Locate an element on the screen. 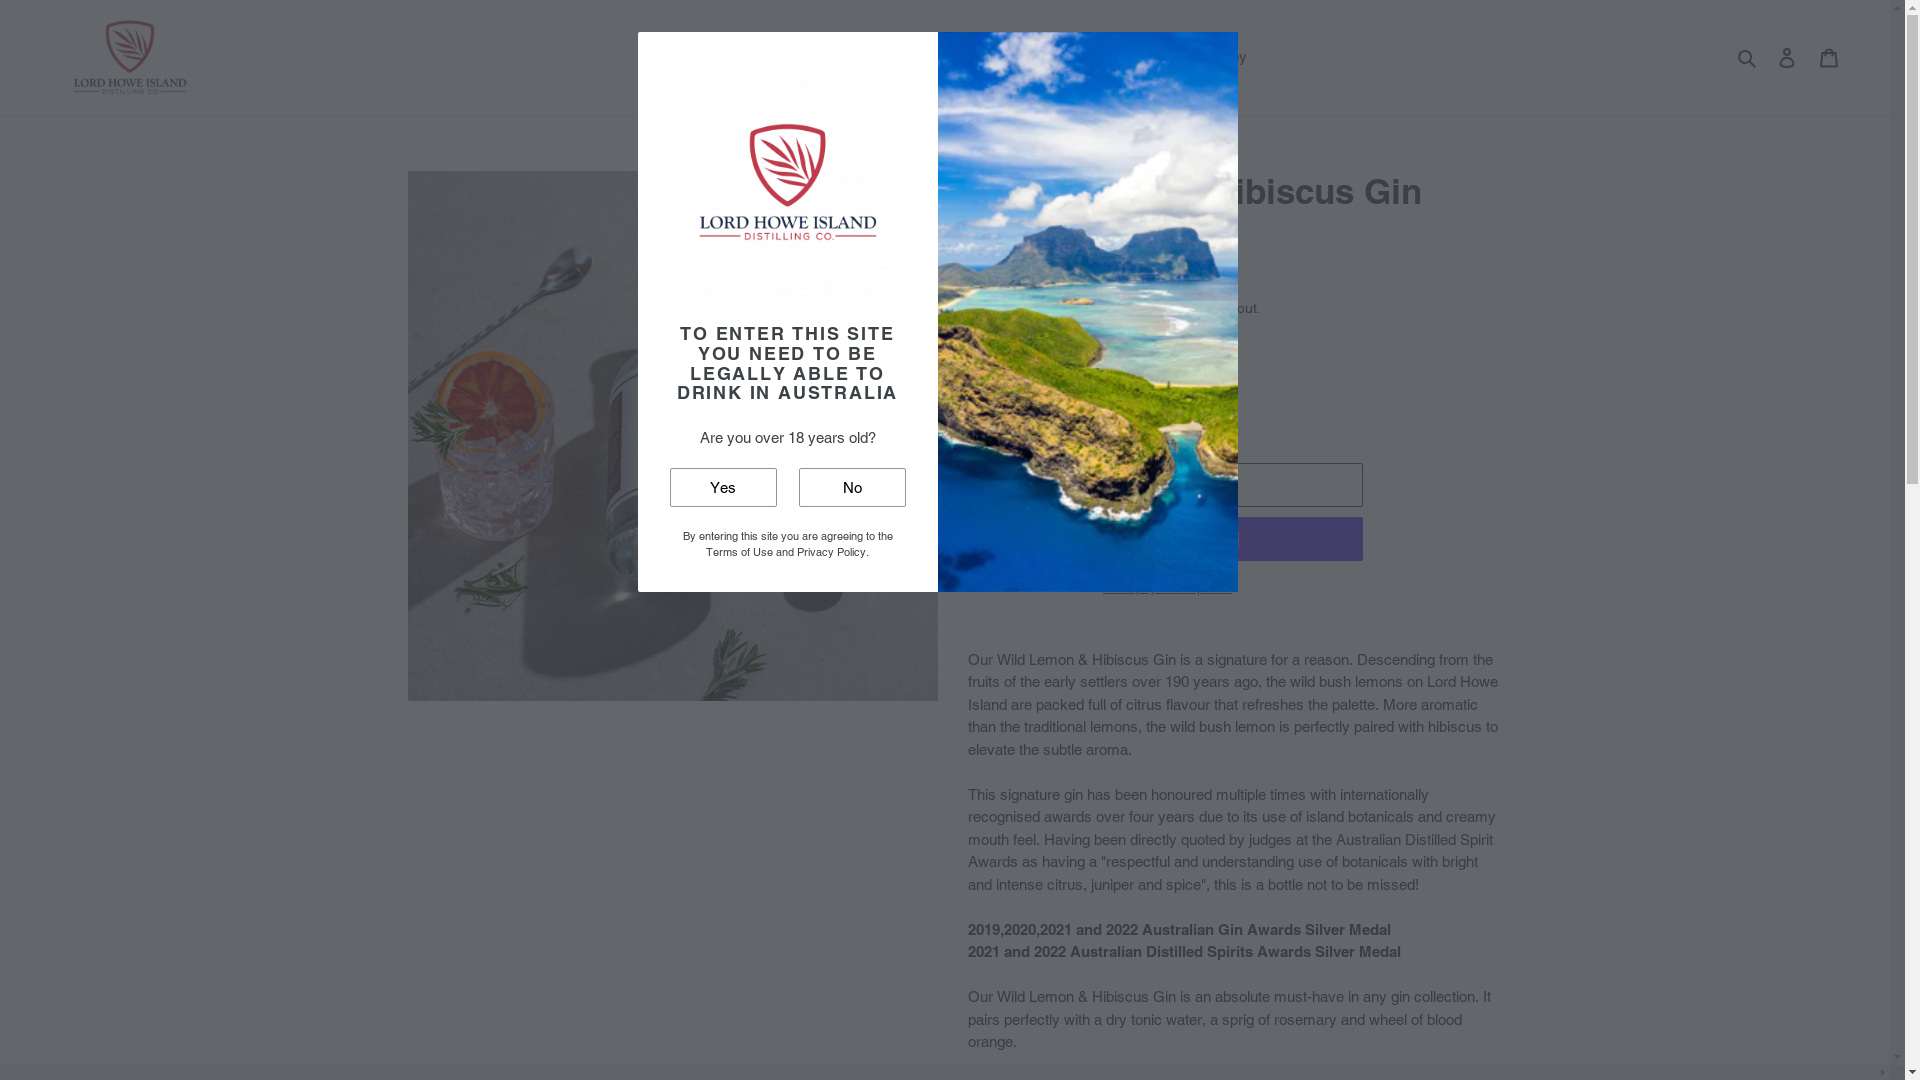  'Log in' is located at coordinates (1786, 56).